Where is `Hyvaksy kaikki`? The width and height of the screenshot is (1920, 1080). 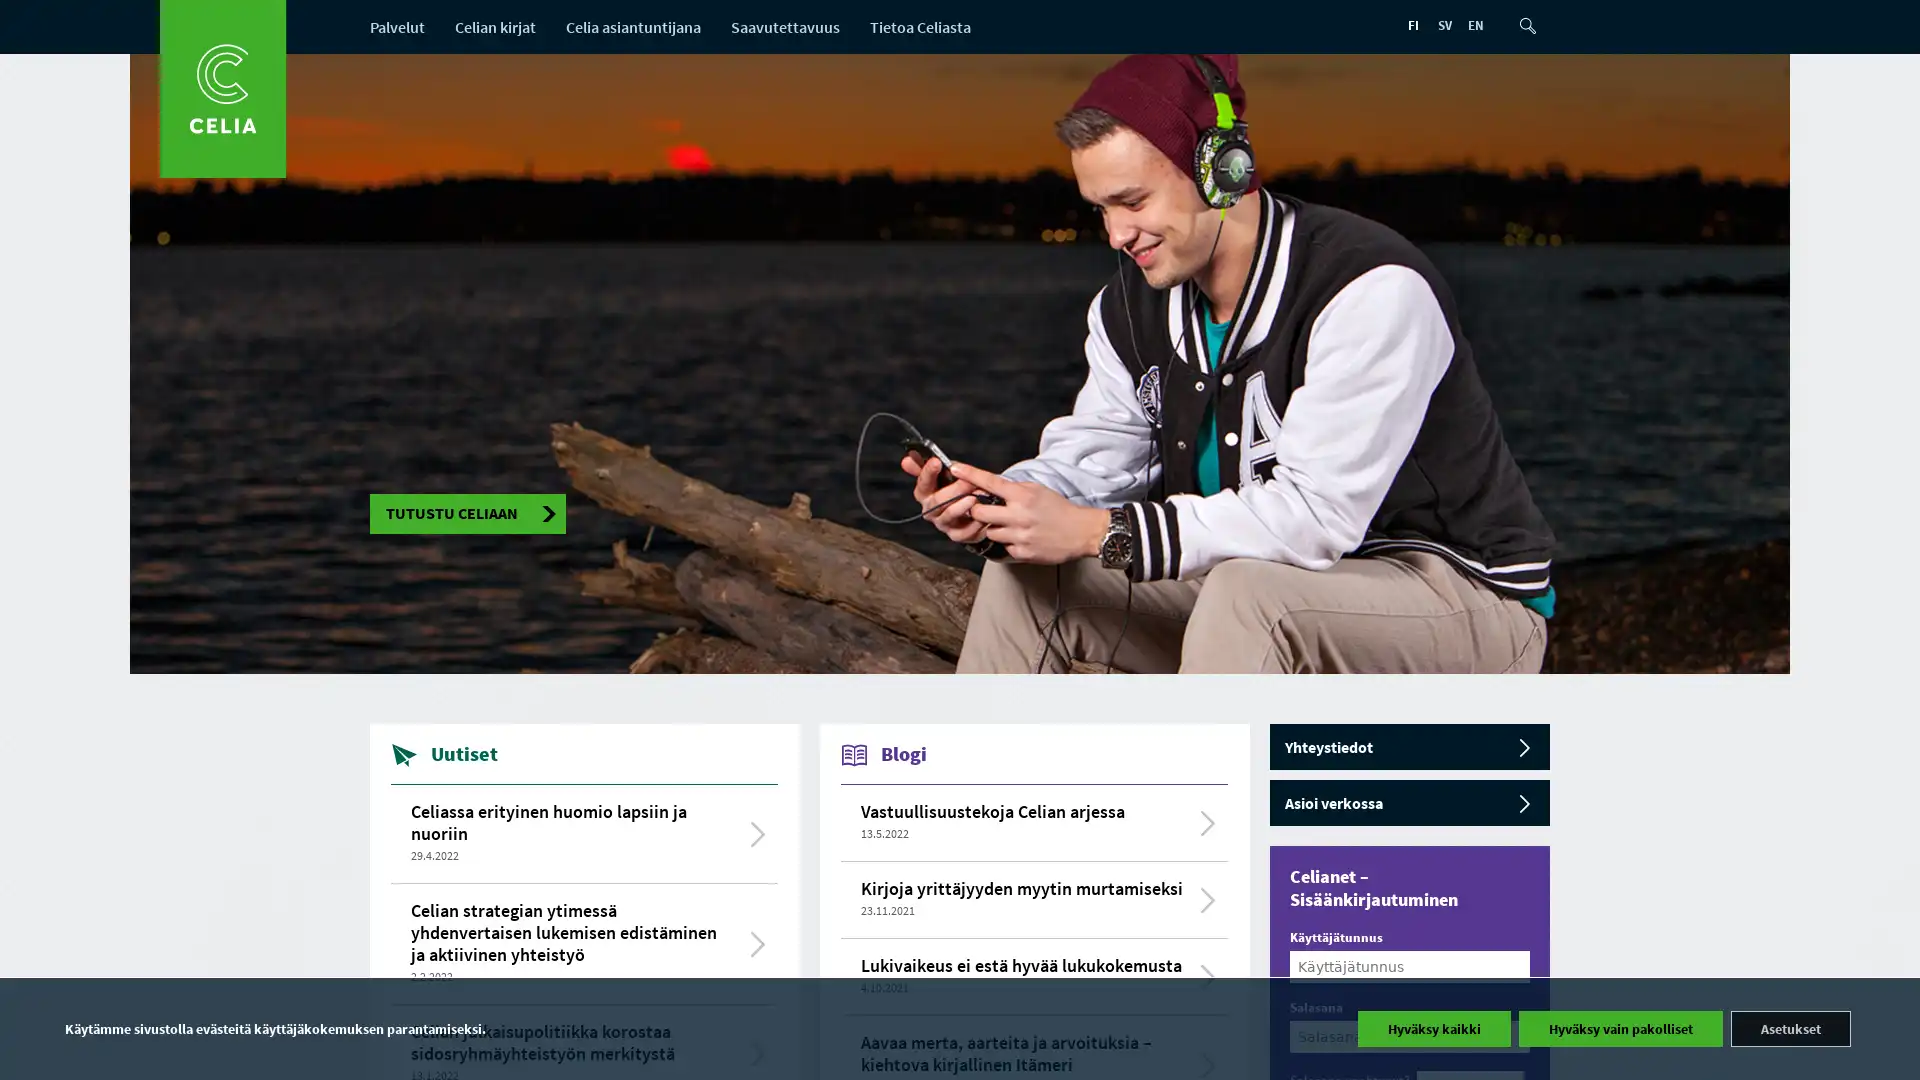 Hyvaksy kaikki is located at coordinates (1433, 1029).